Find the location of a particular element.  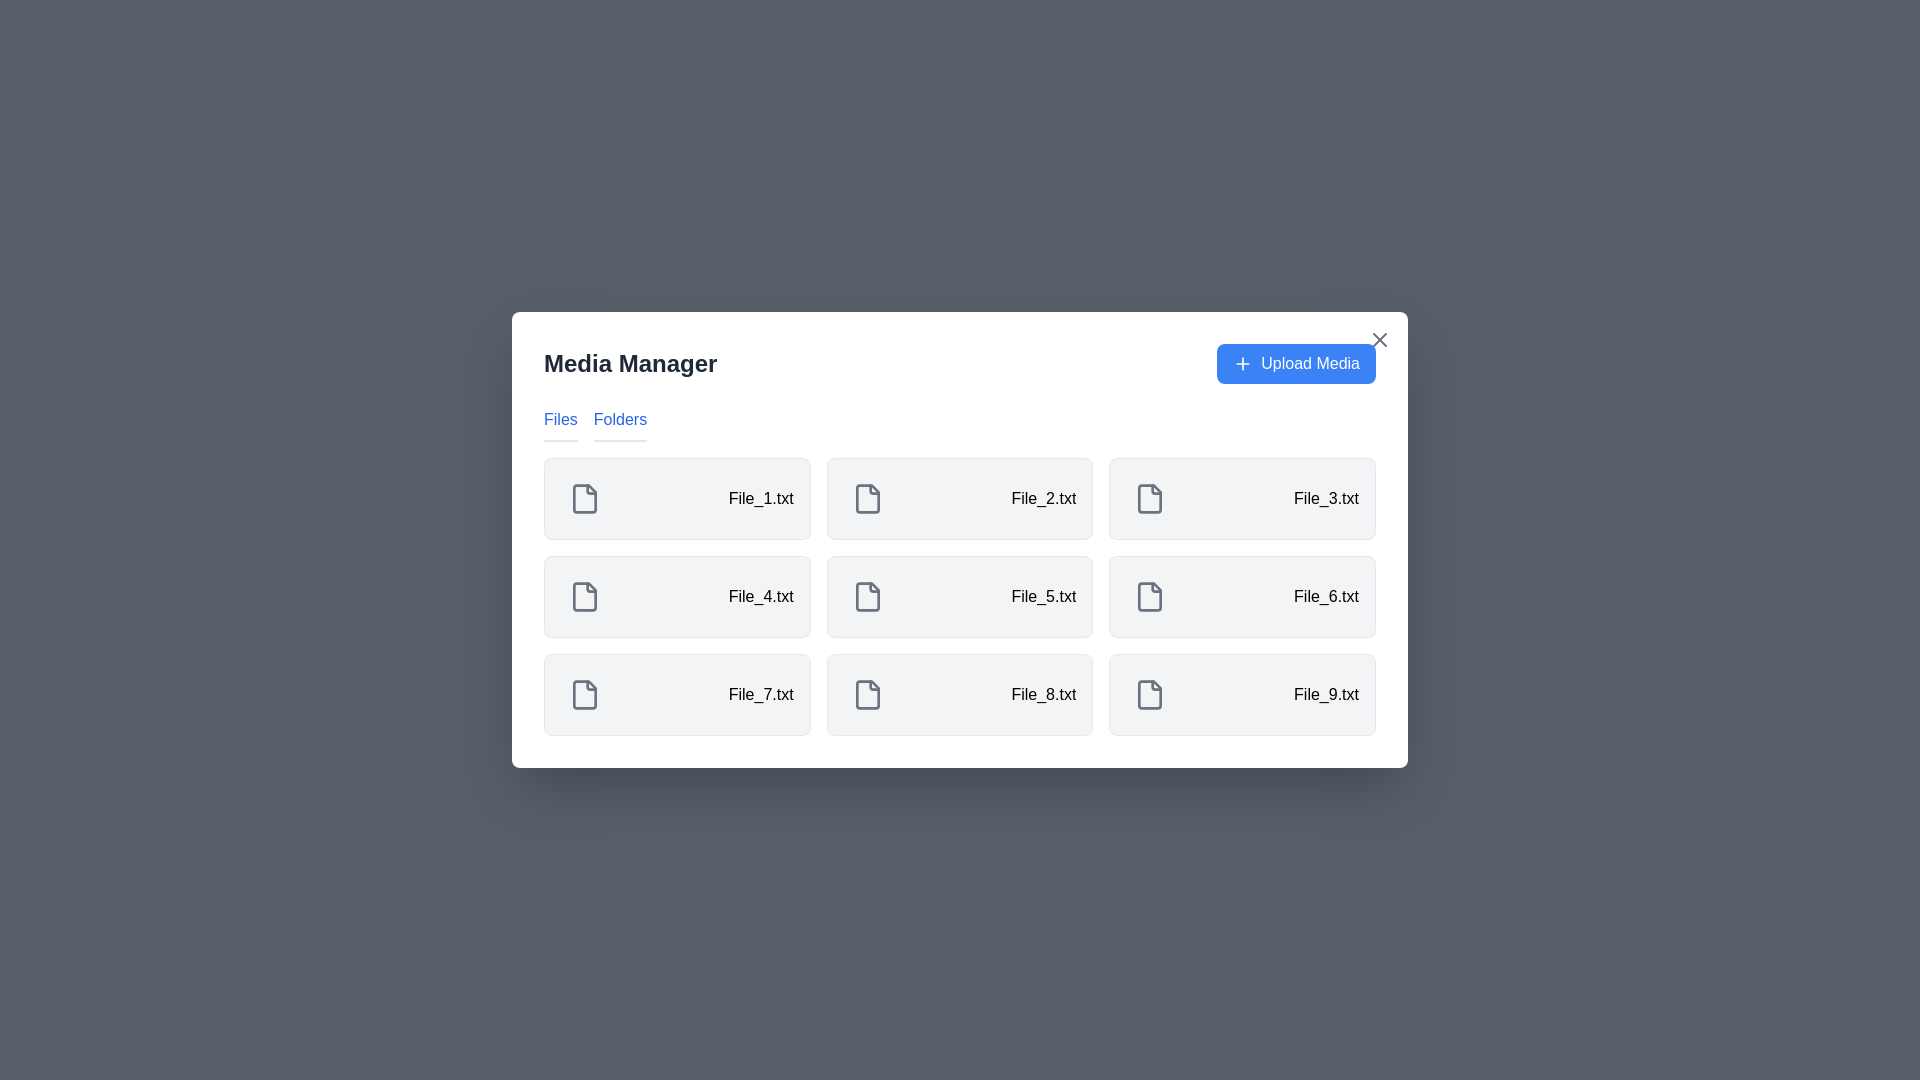

the icon element representing a document file type, located at the center of the last item labeled 'File_9.txt', which is displayed in the last column of the last row is located at coordinates (1150, 693).